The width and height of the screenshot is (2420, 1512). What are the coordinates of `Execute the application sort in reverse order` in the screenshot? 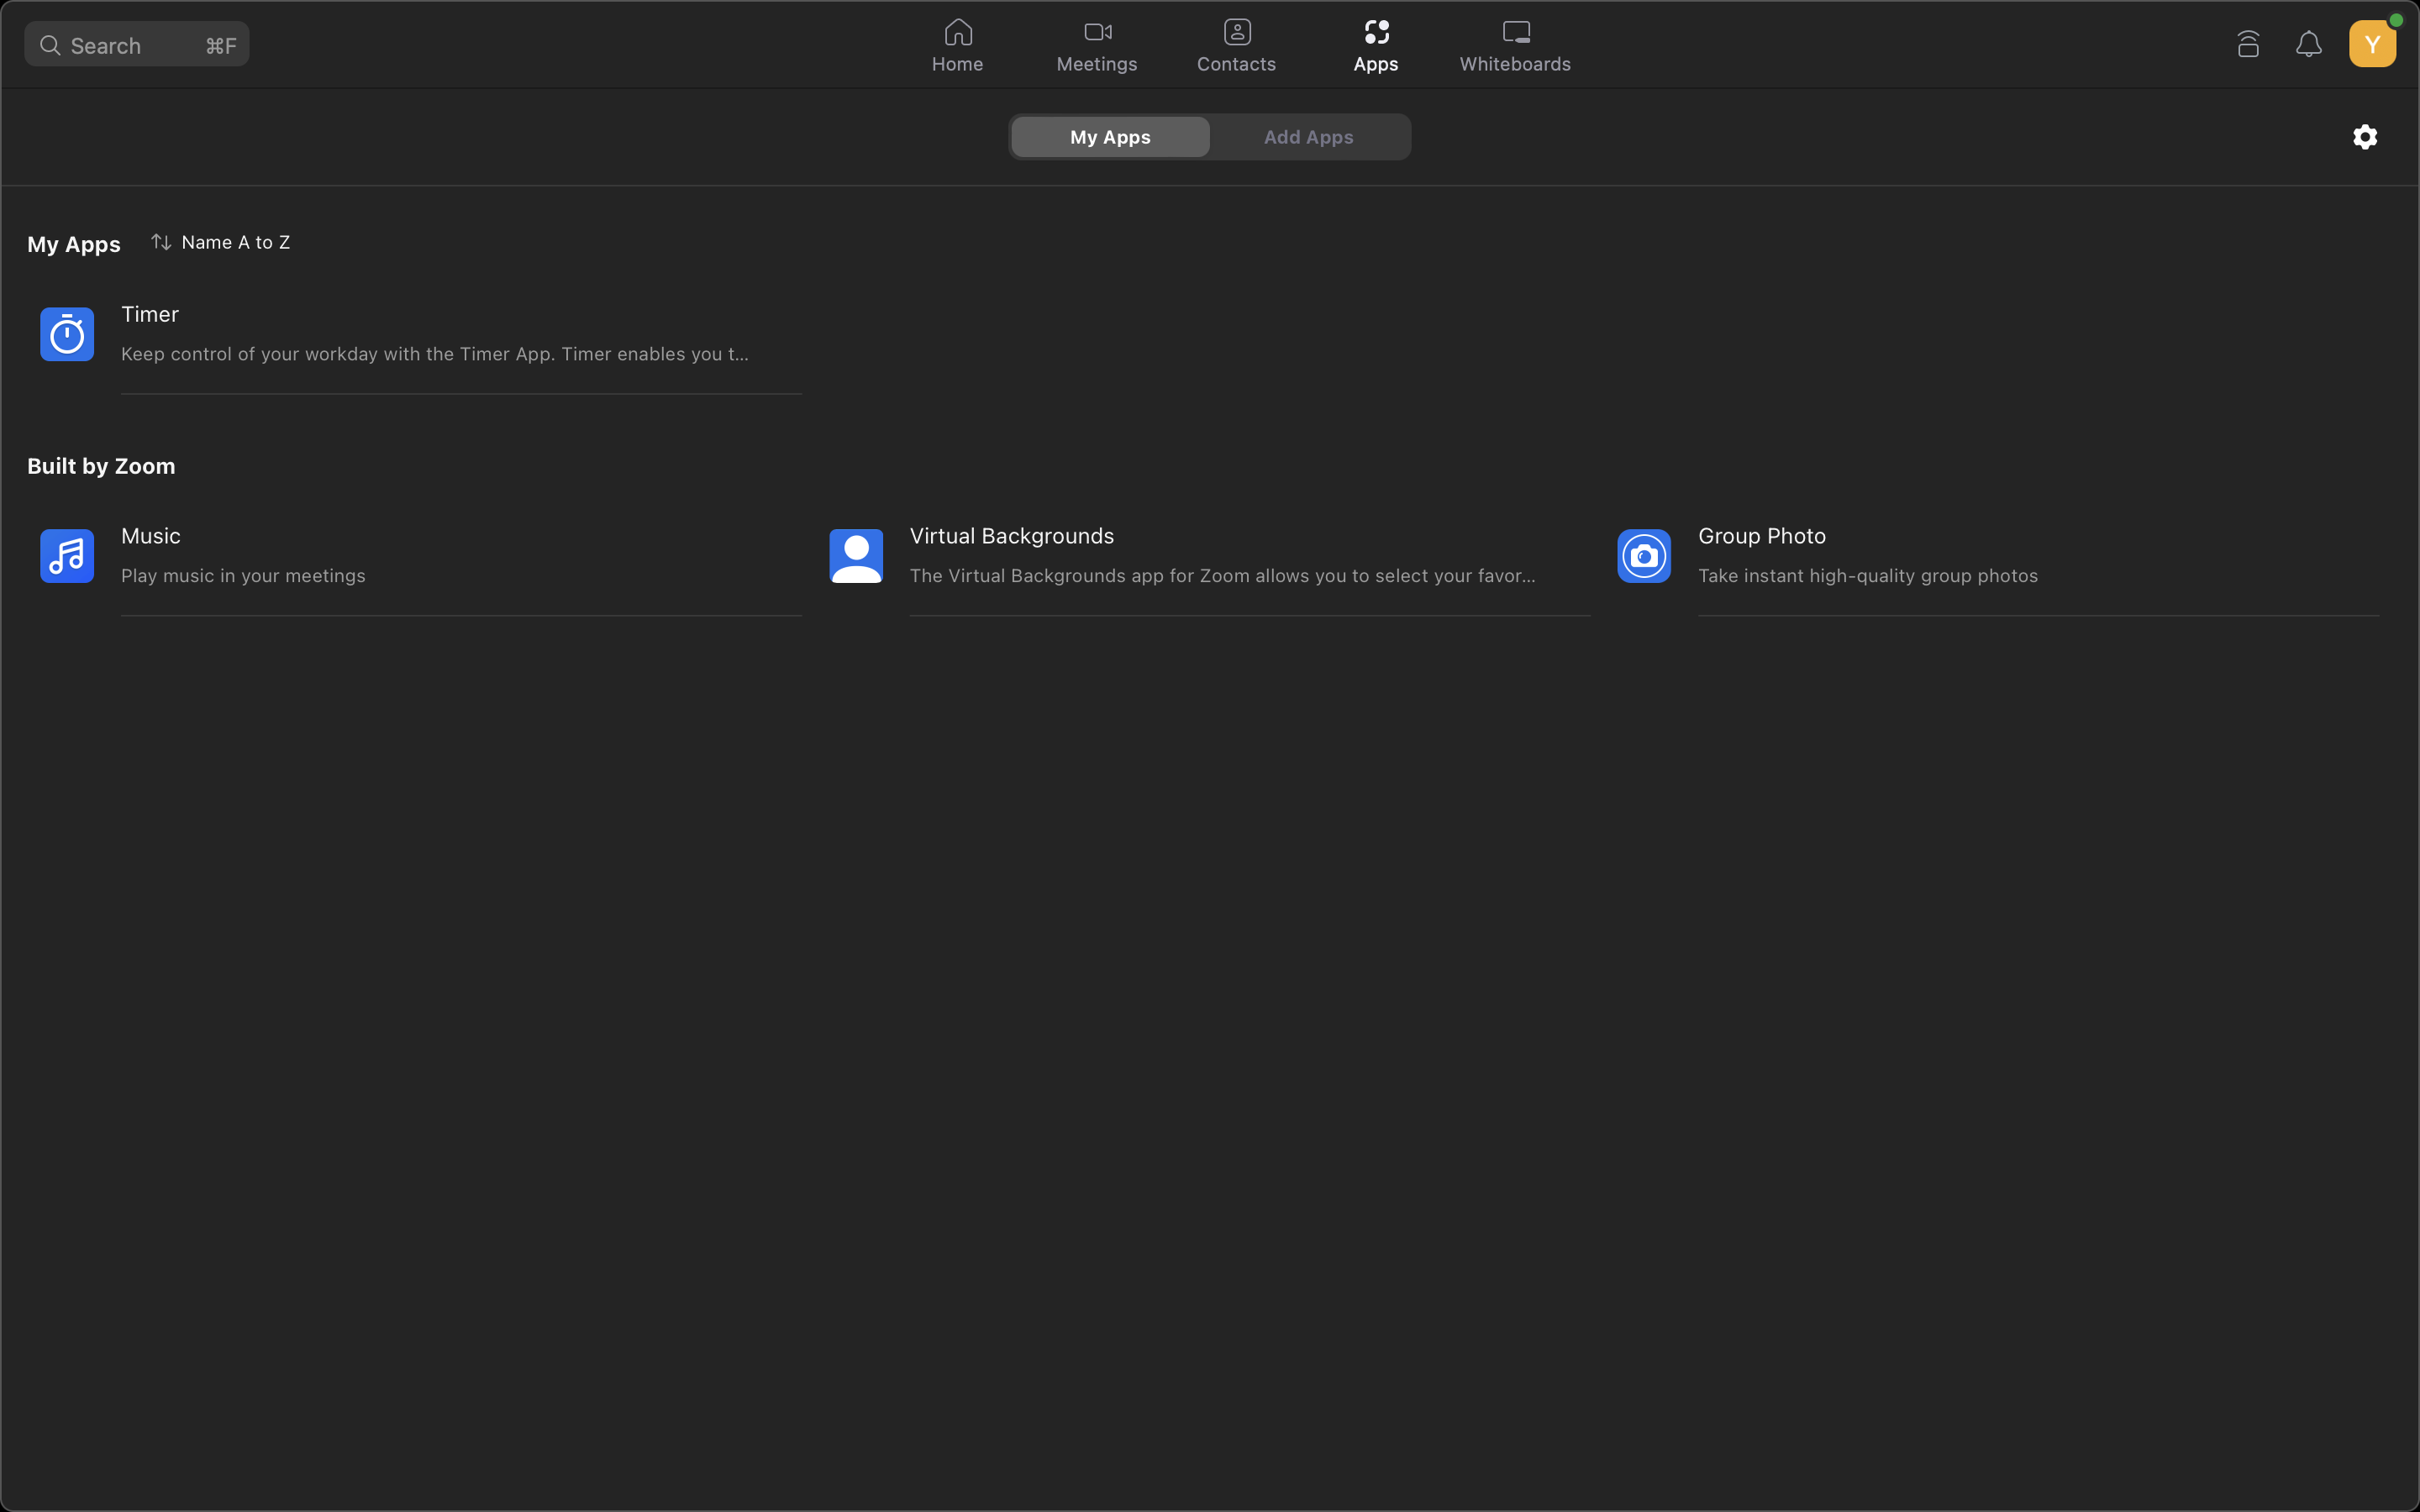 It's located at (224, 239).